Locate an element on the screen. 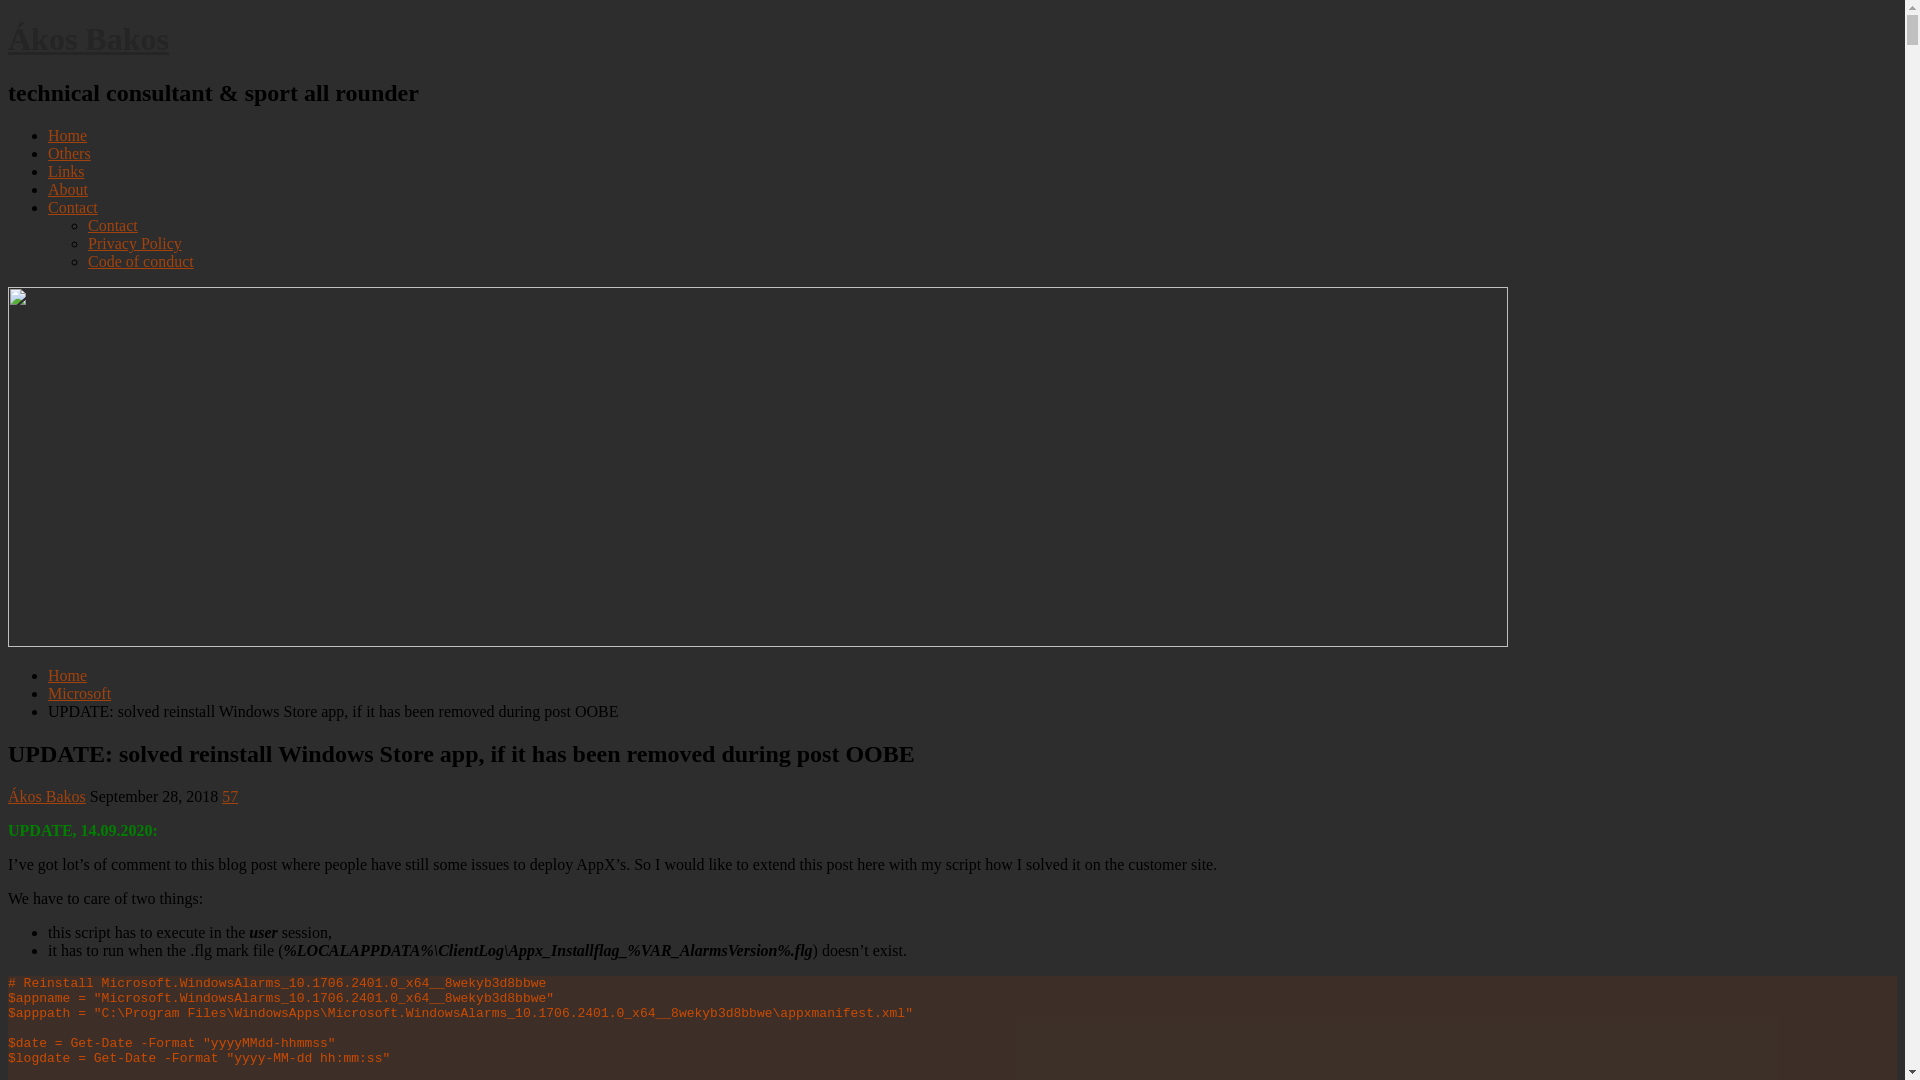 Image resolution: width=1920 pixels, height=1080 pixels. '57' is located at coordinates (230, 795).